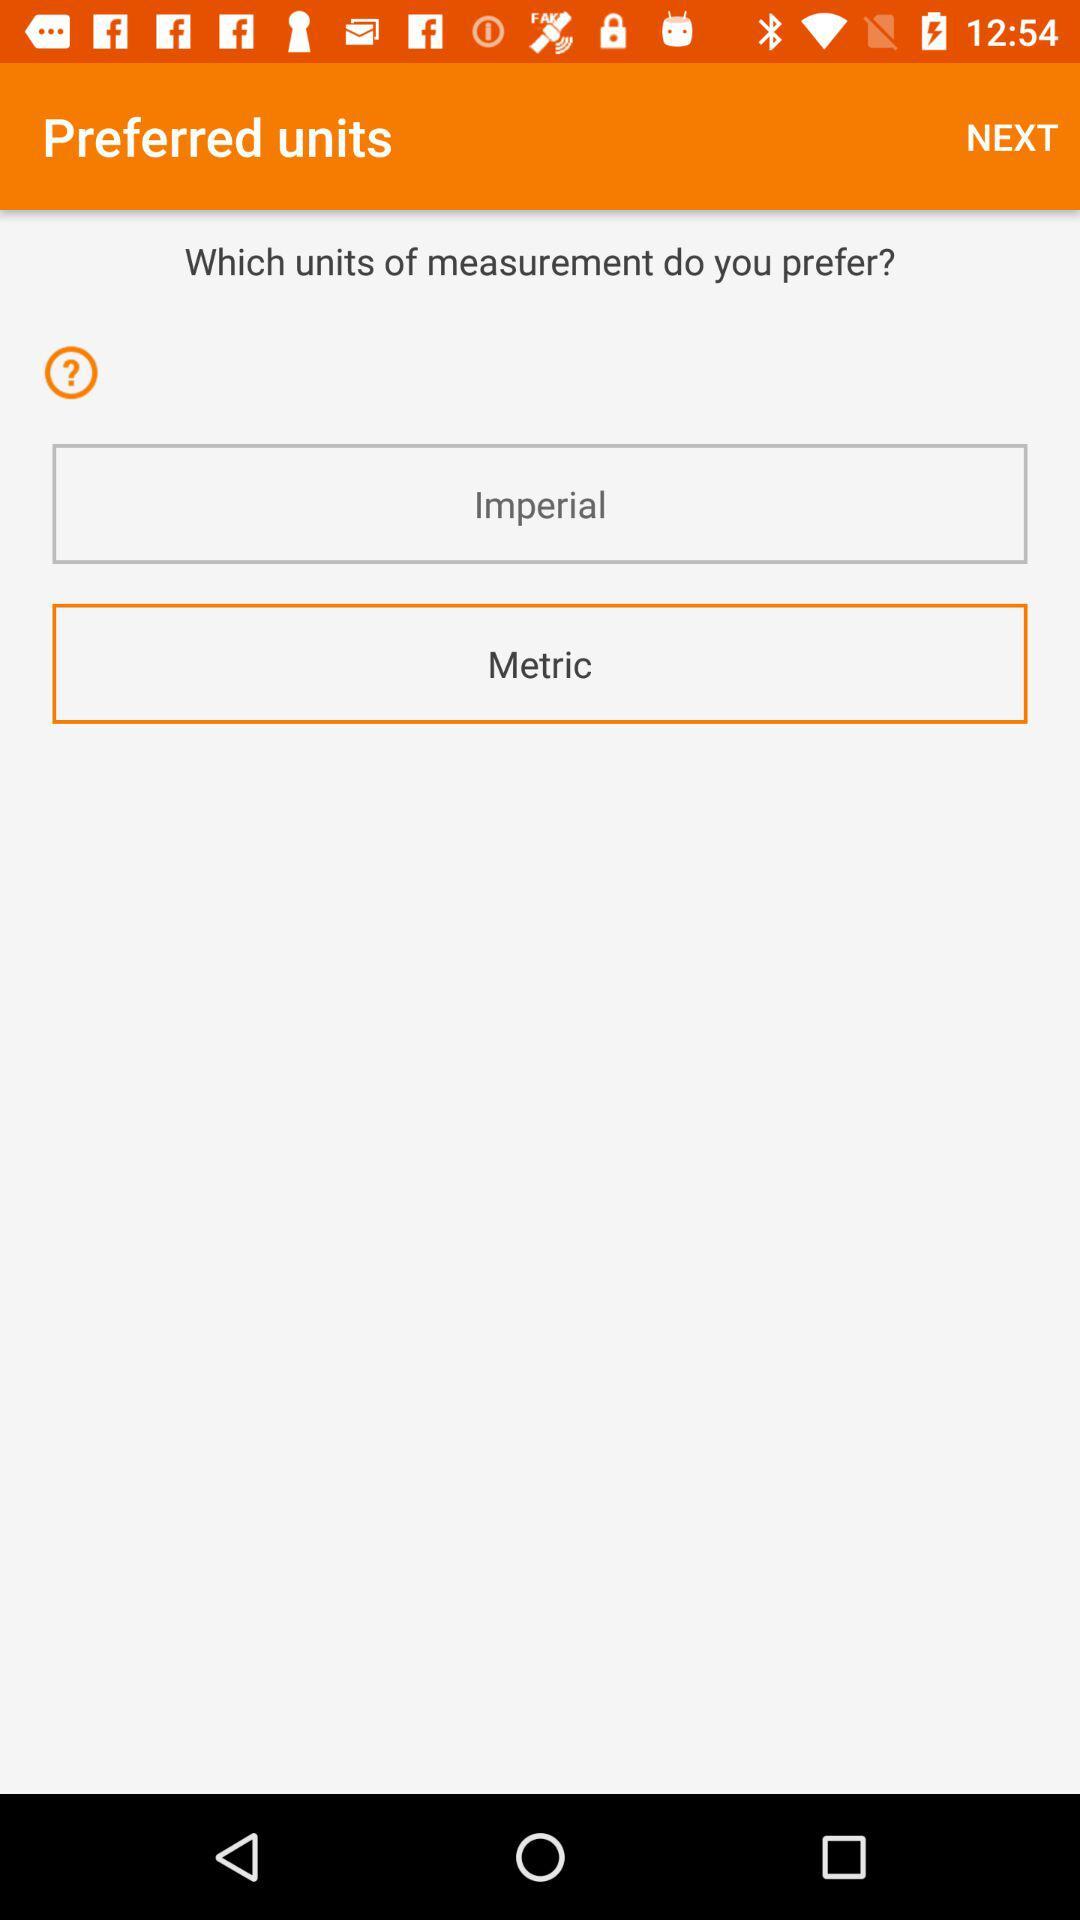 The height and width of the screenshot is (1920, 1080). What do you see at coordinates (540, 776) in the screenshot?
I see `the icon below the metric item` at bounding box center [540, 776].